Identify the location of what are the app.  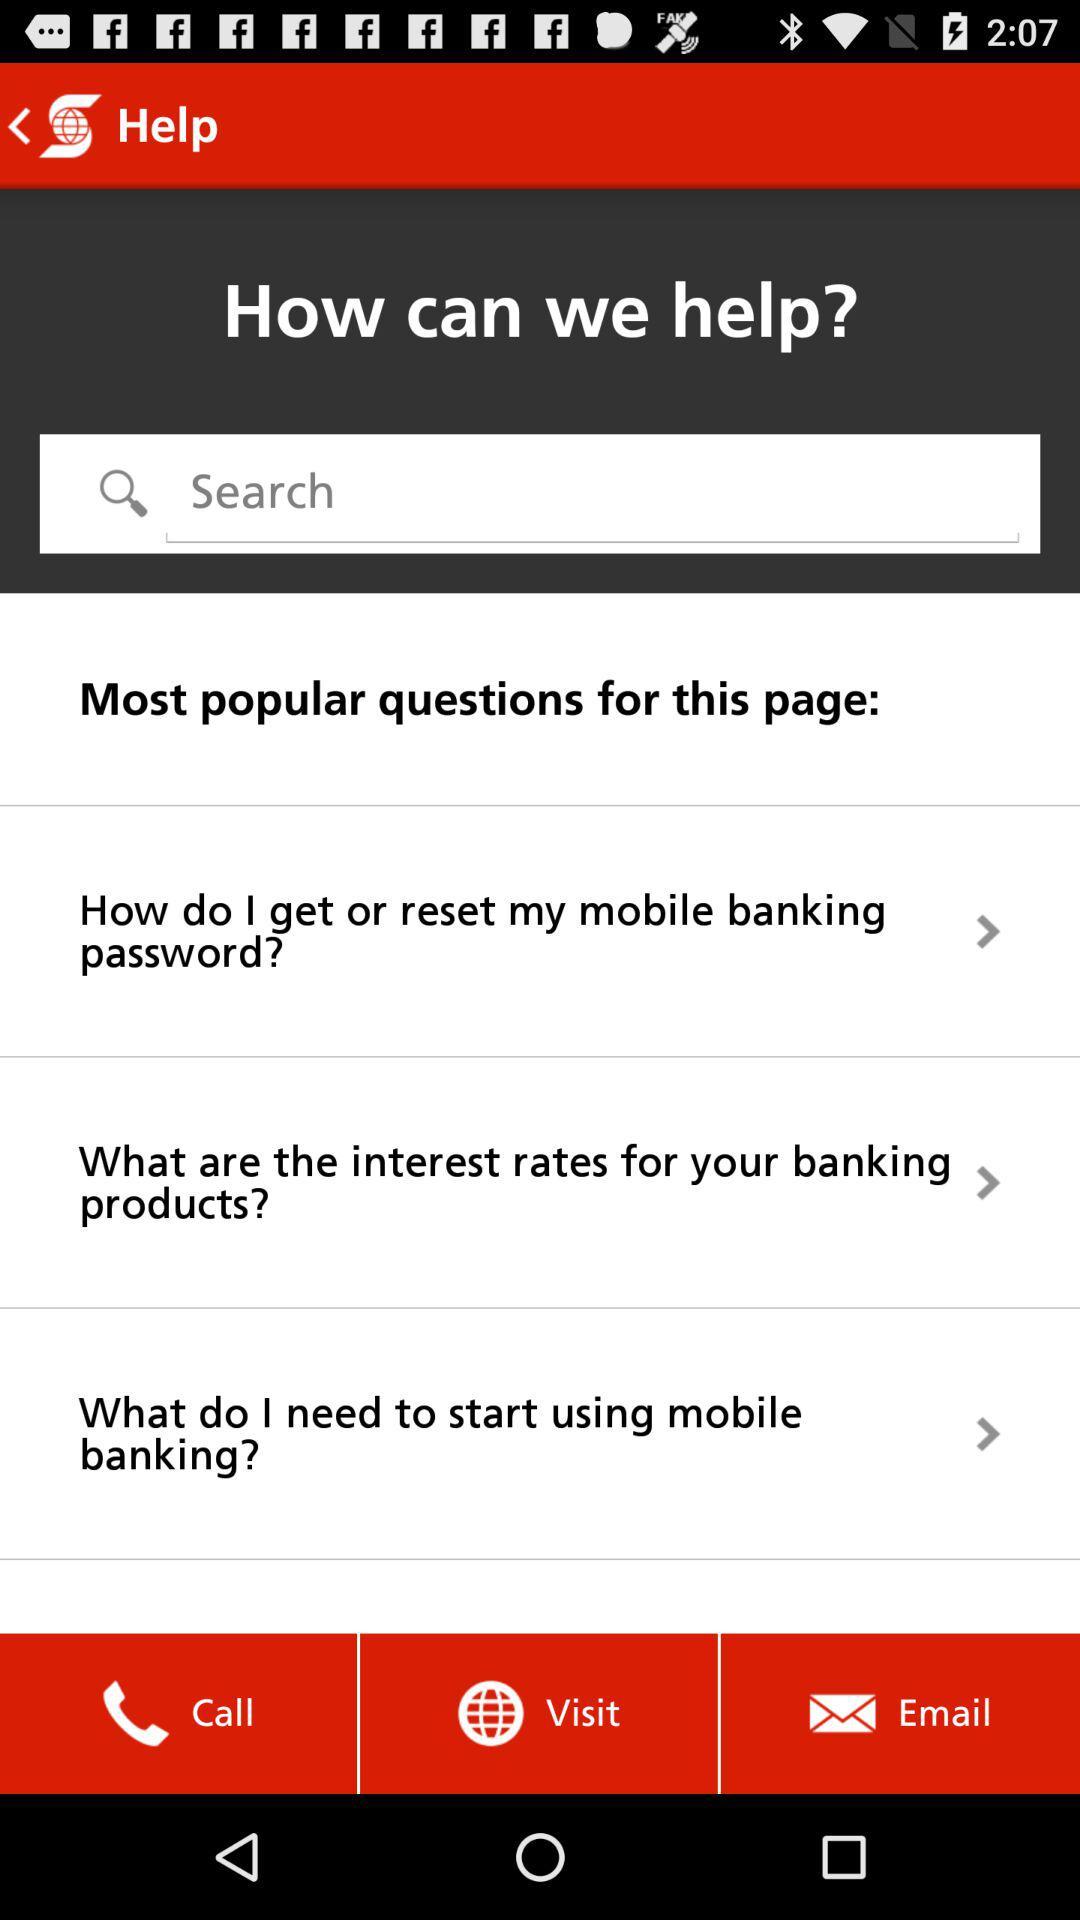
(540, 1182).